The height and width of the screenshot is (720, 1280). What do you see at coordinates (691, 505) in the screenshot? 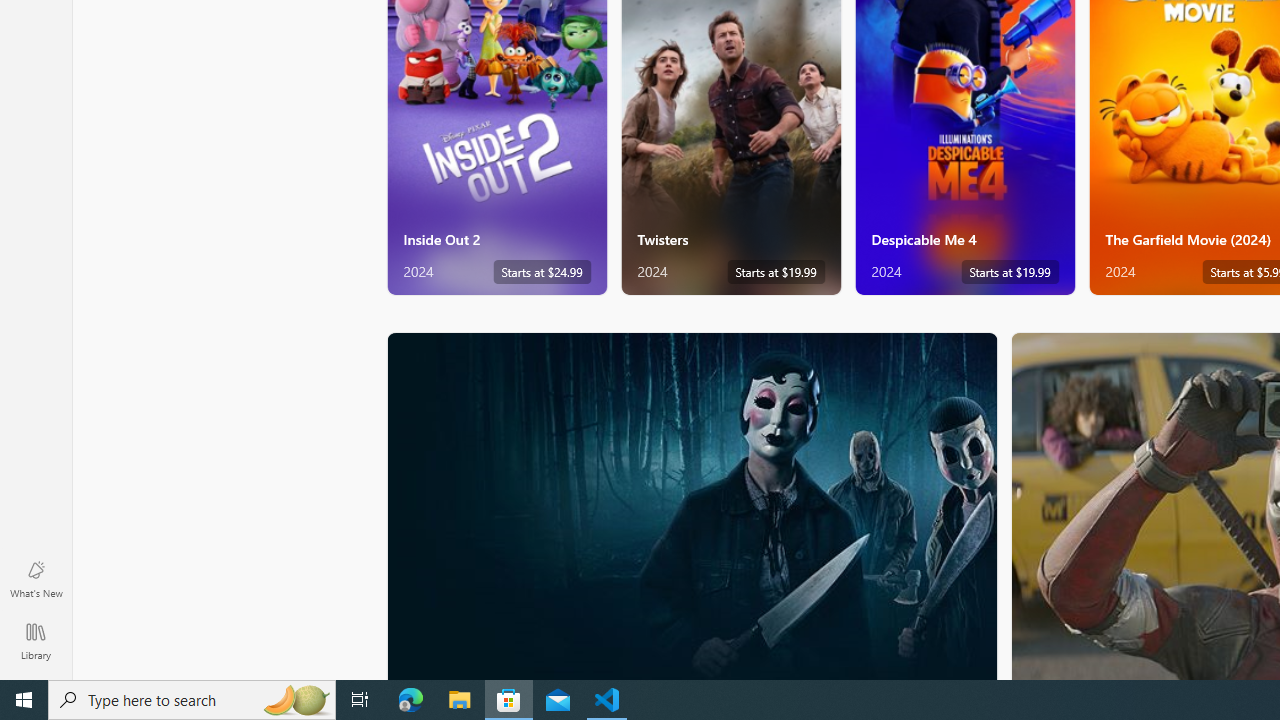
I see `'AutomationID: PosterImage'` at bounding box center [691, 505].